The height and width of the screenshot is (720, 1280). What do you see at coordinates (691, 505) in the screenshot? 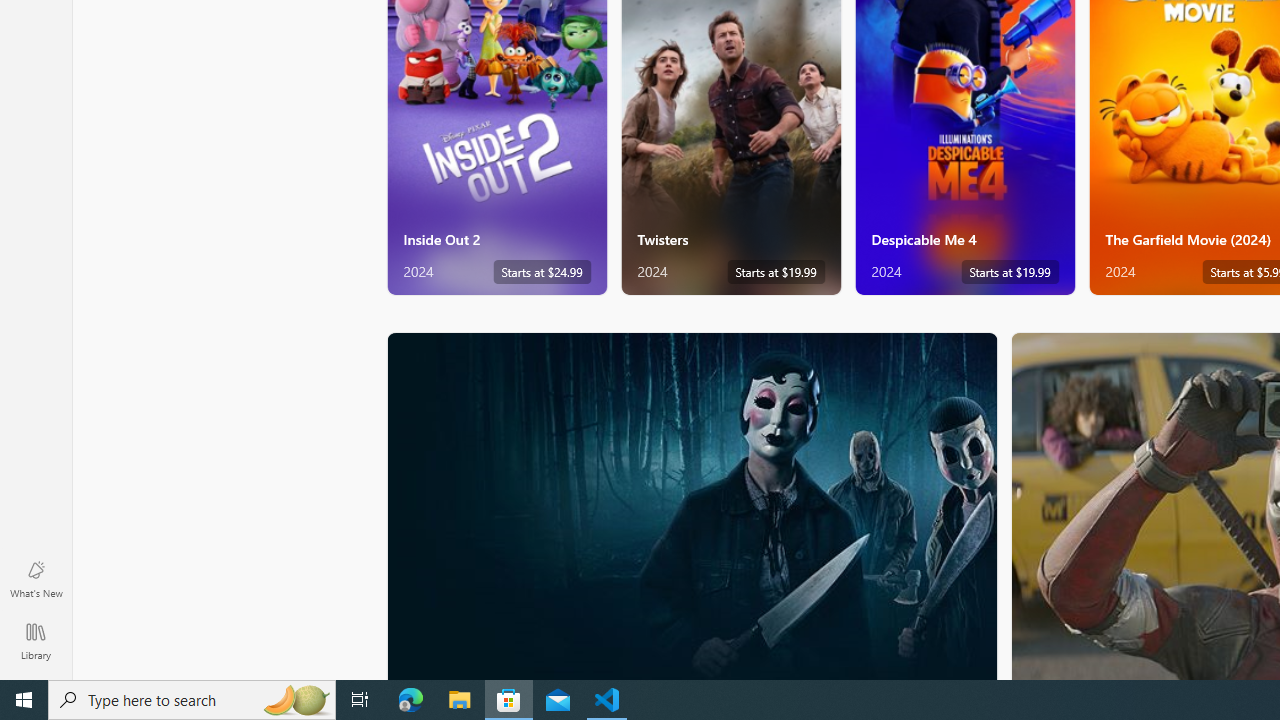
I see `'AutomationID: PosterImage'` at bounding box center [691, 505].